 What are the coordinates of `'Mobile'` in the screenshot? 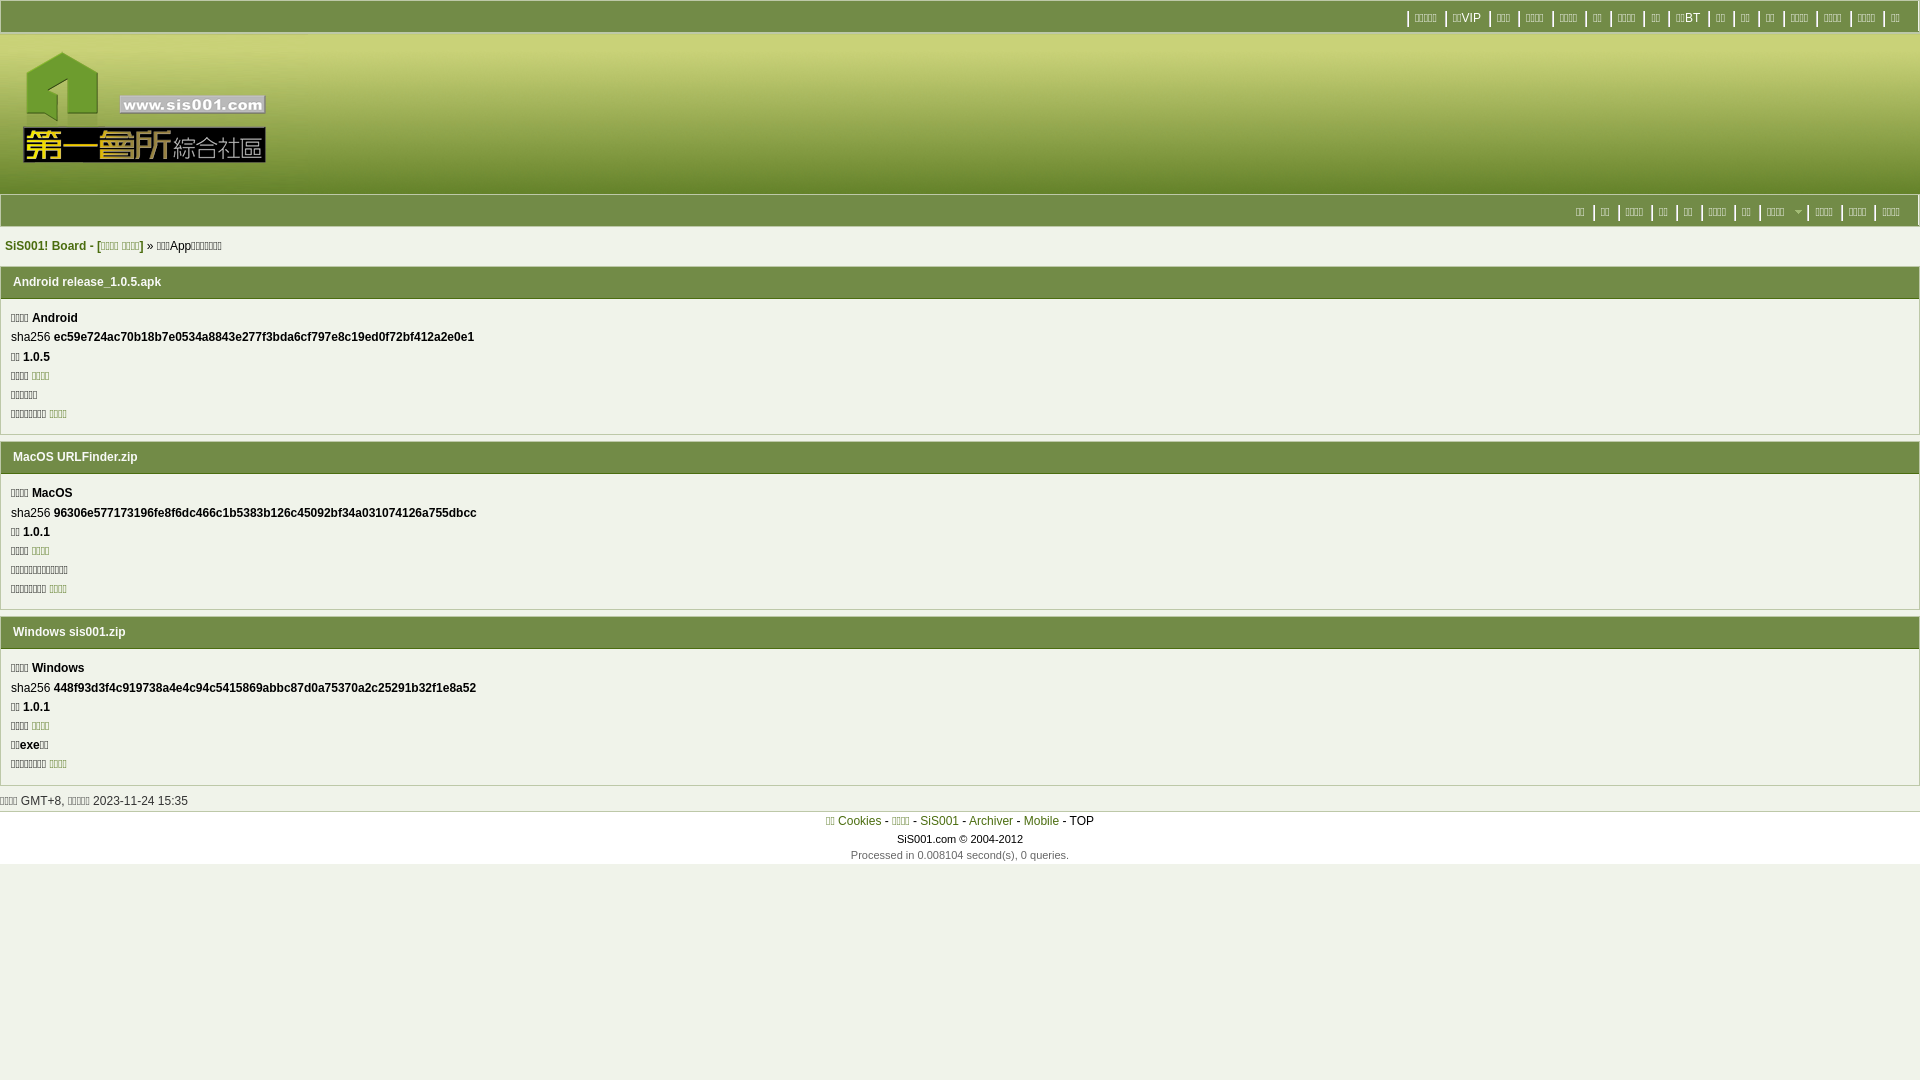 It's located at (1023, 821).